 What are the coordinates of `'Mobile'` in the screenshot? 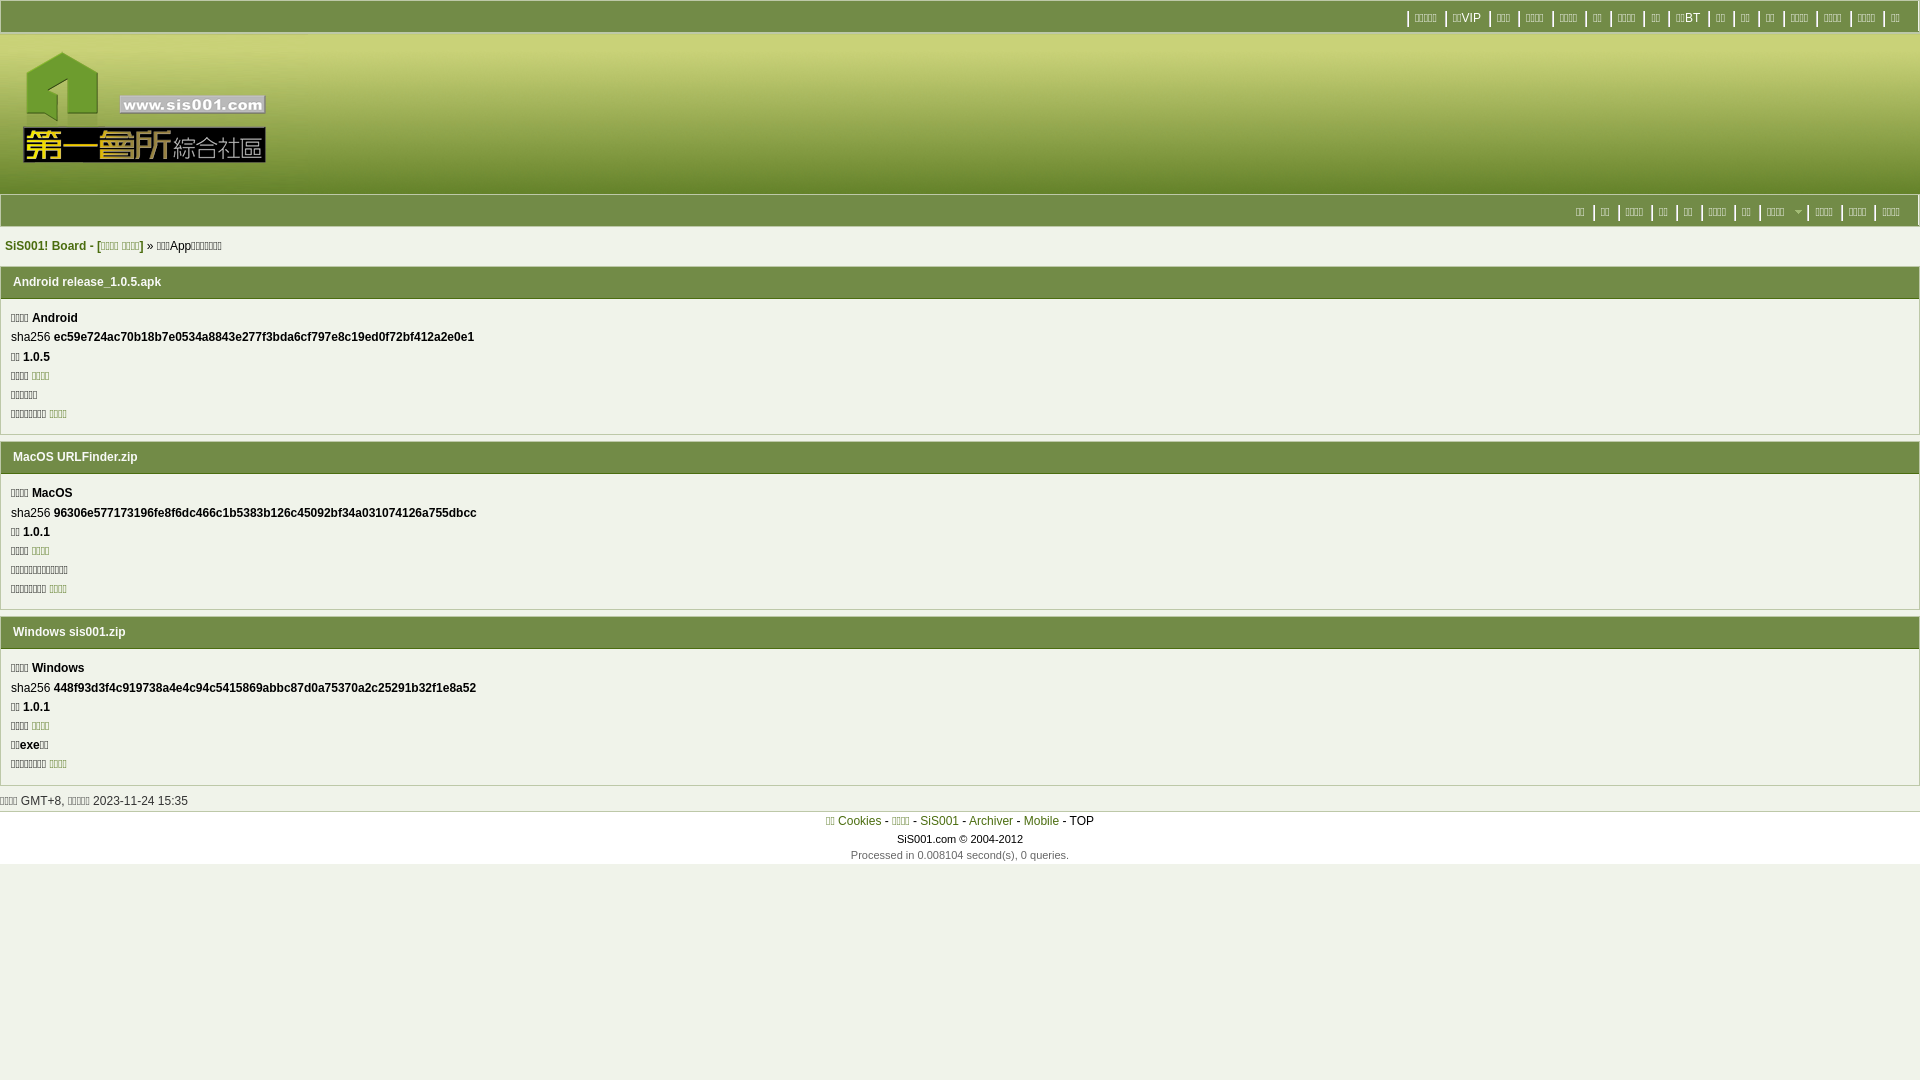 It's located at (1023, 821).